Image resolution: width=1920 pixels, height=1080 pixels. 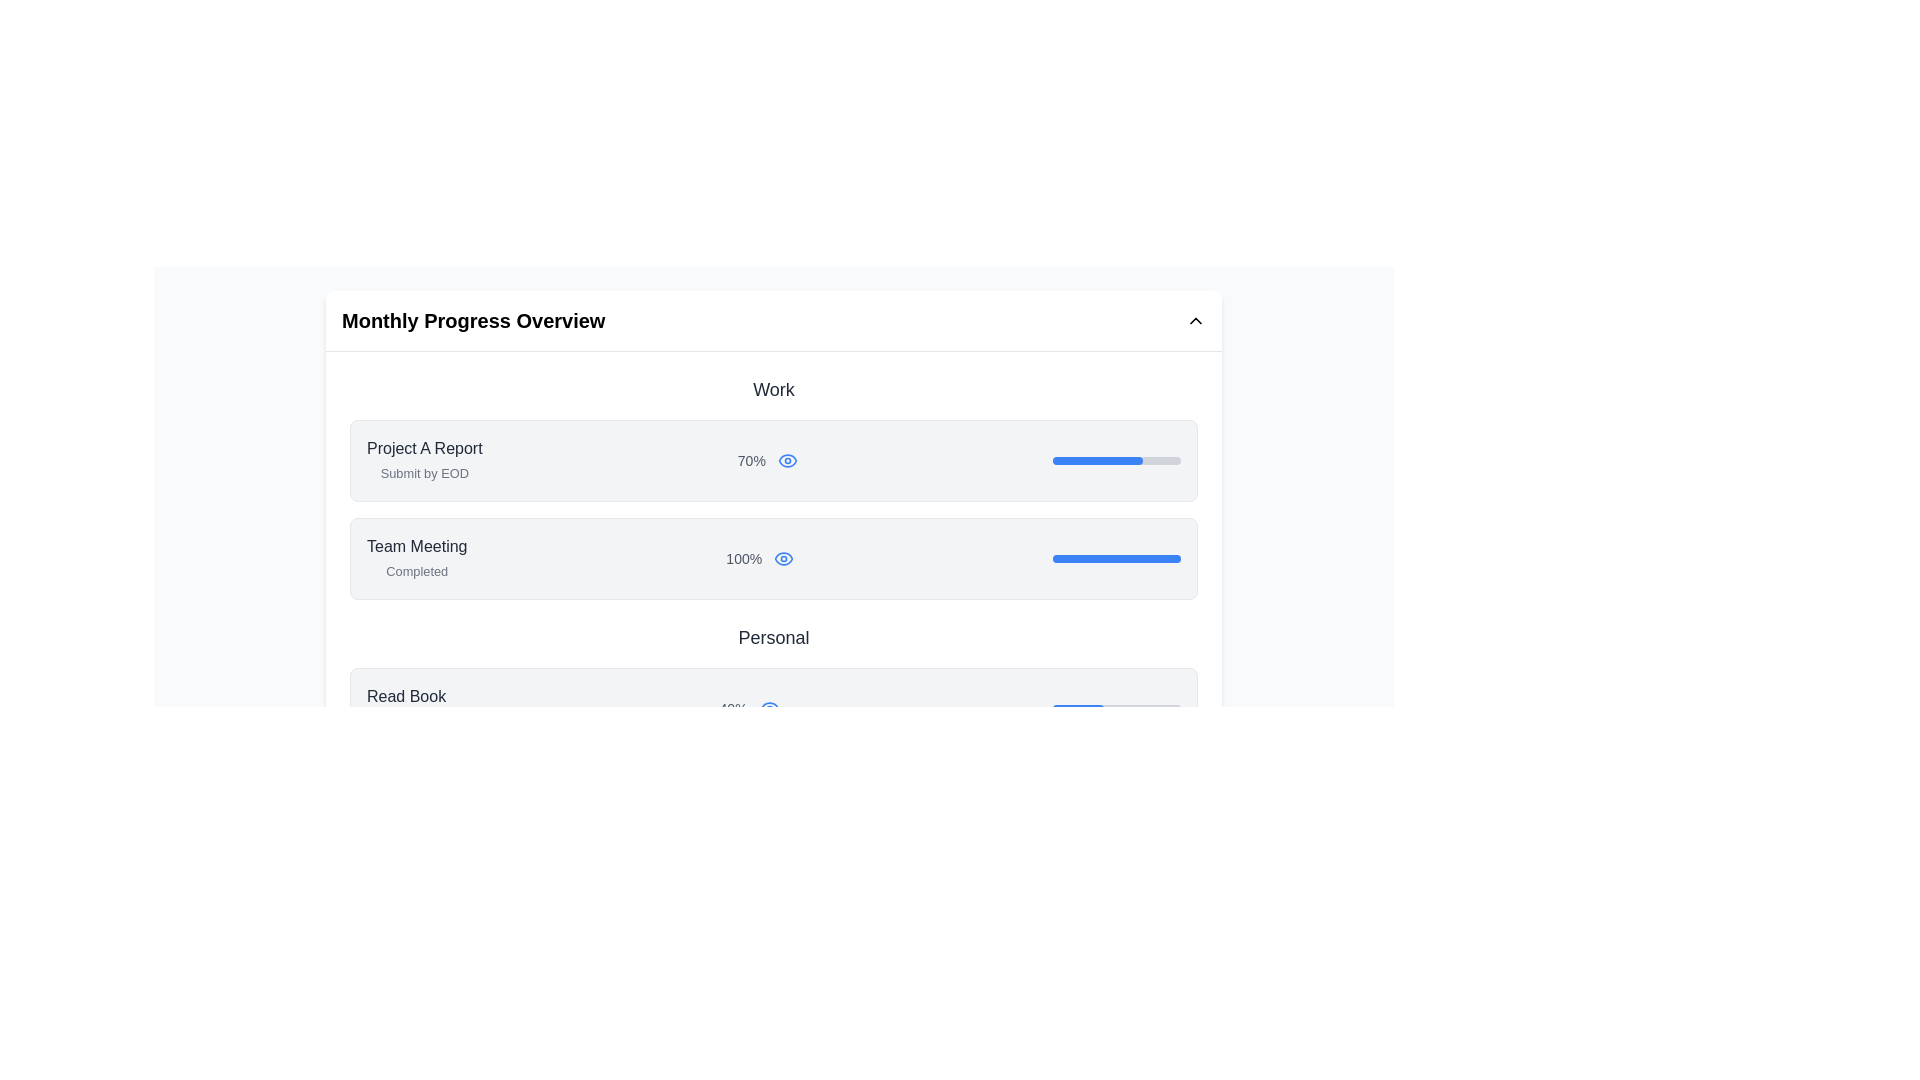 I want to click on the button located in the top-right corner of the 'Monthly Progress Overview' section to change its color, so click(x=1195, y=319).